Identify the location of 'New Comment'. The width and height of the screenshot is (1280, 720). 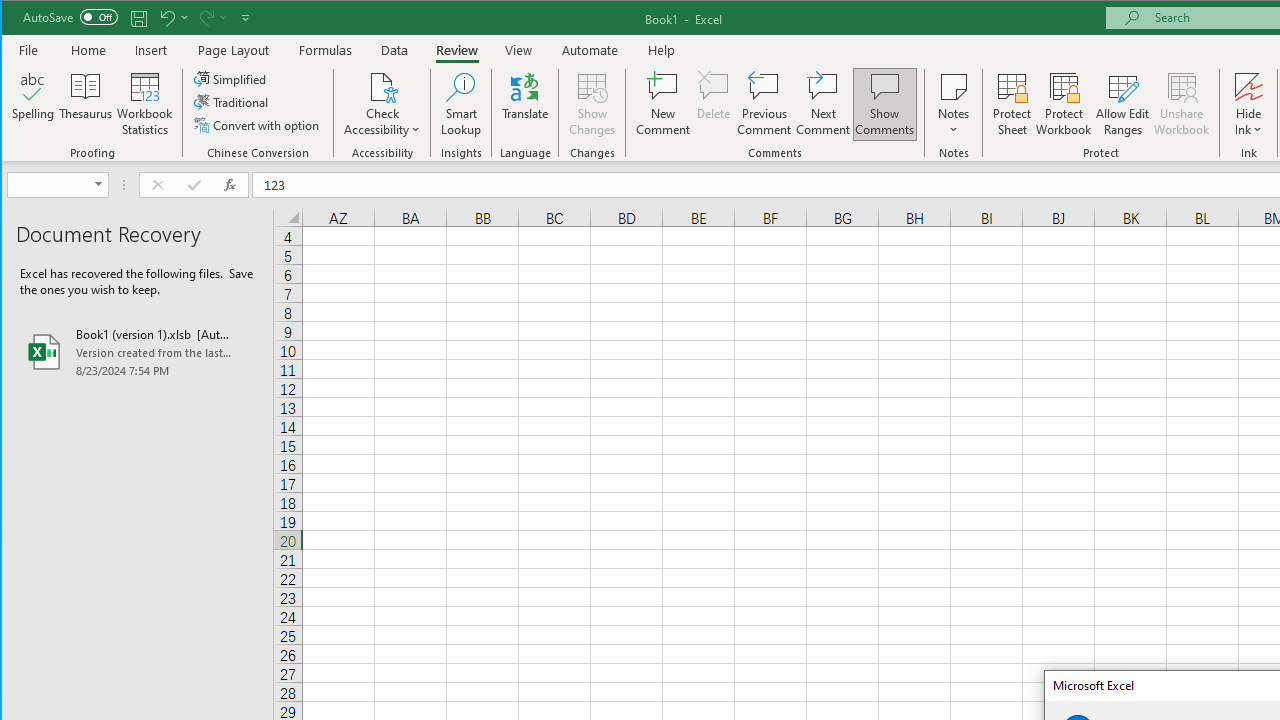
(663, 104).